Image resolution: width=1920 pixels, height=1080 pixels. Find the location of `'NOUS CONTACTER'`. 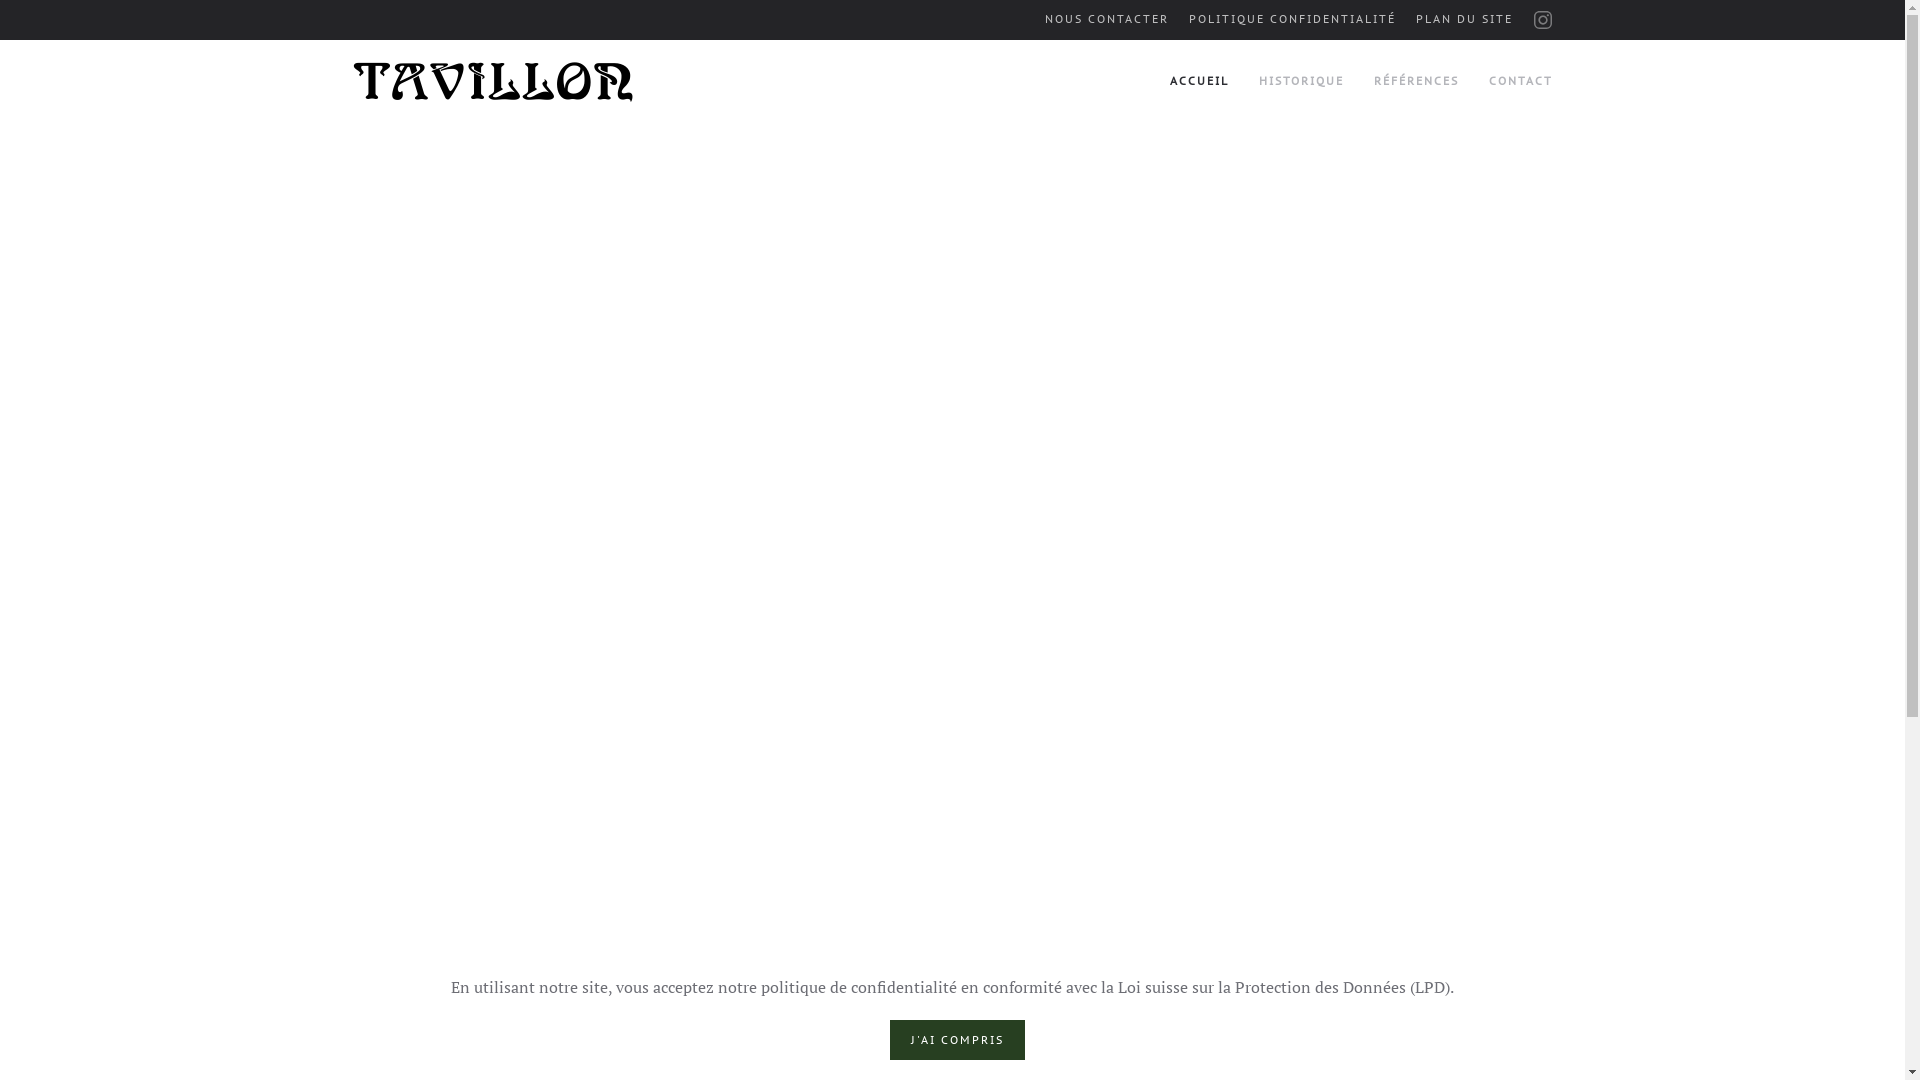

'NOUS CONTACTER' is located at coordinates (1042, 19).